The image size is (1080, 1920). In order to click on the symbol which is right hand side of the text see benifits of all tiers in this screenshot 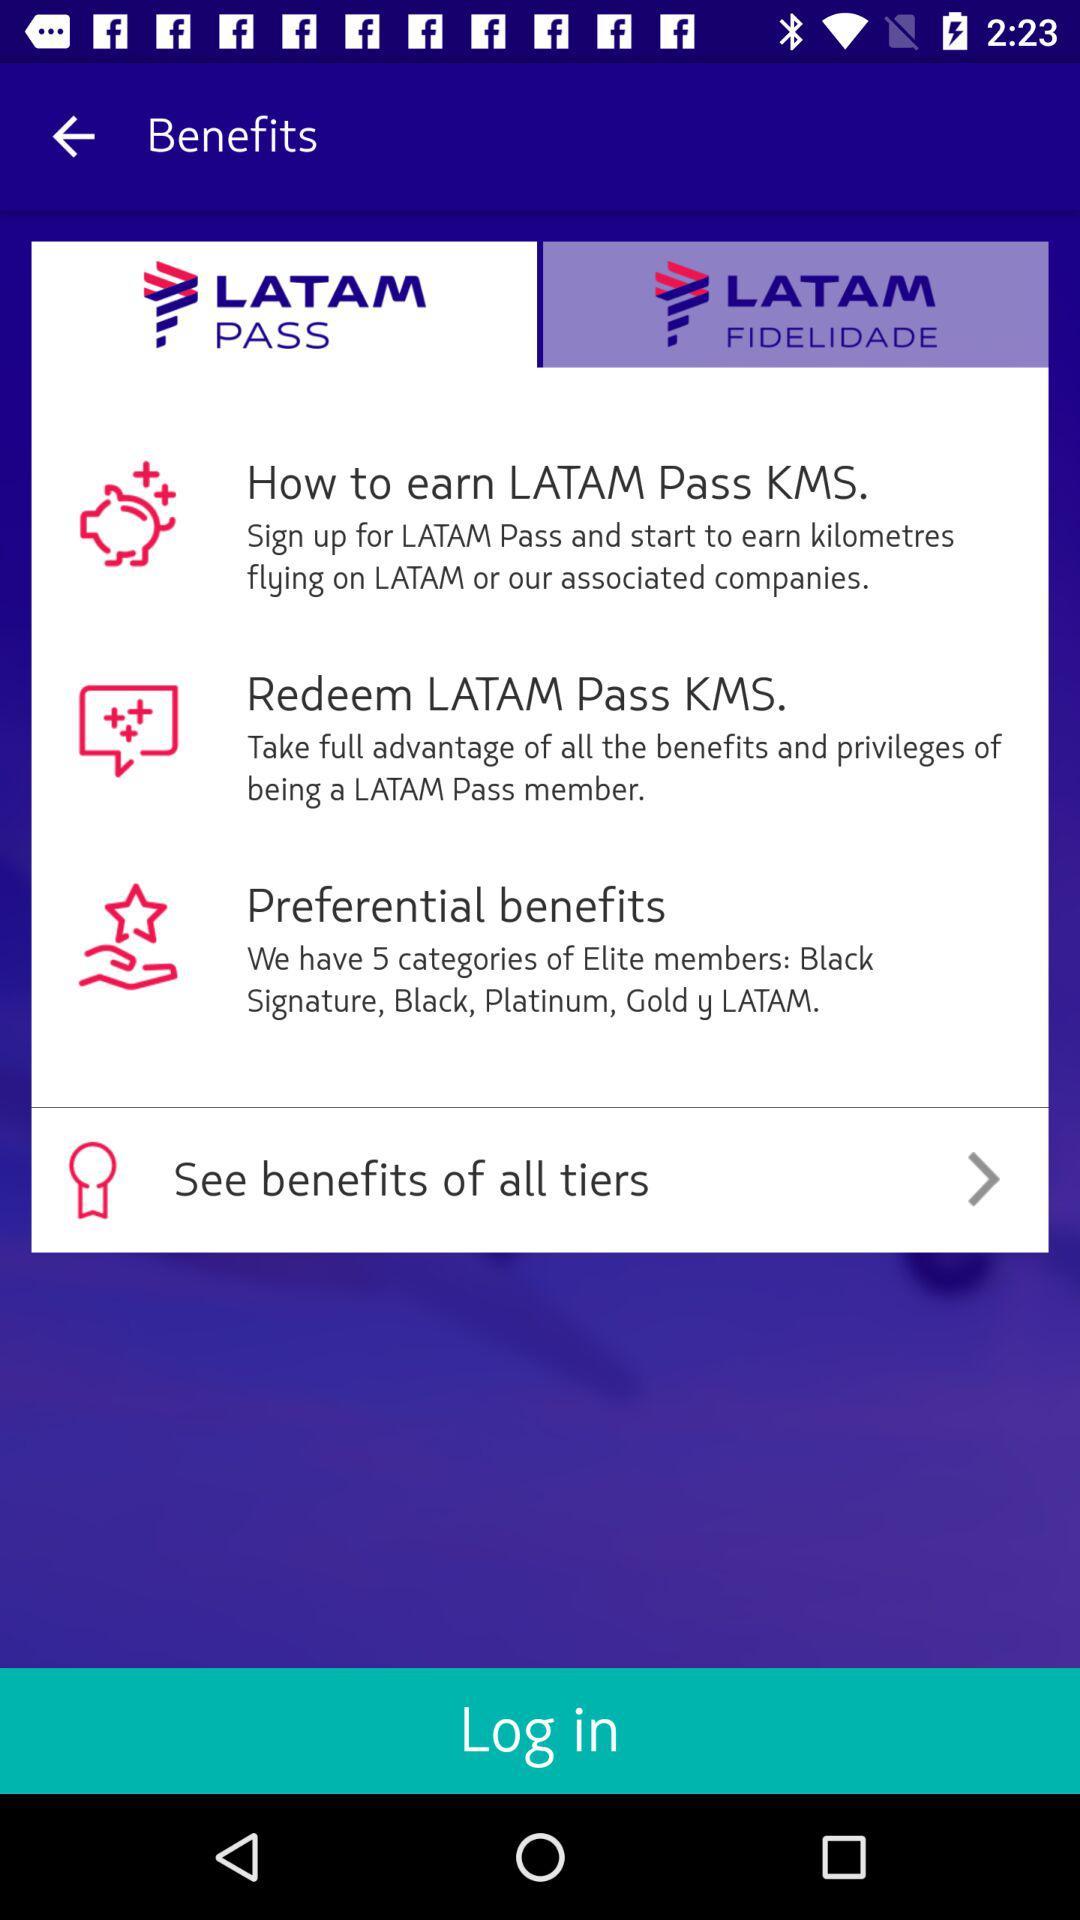, I will do `click(982, 1180)`.